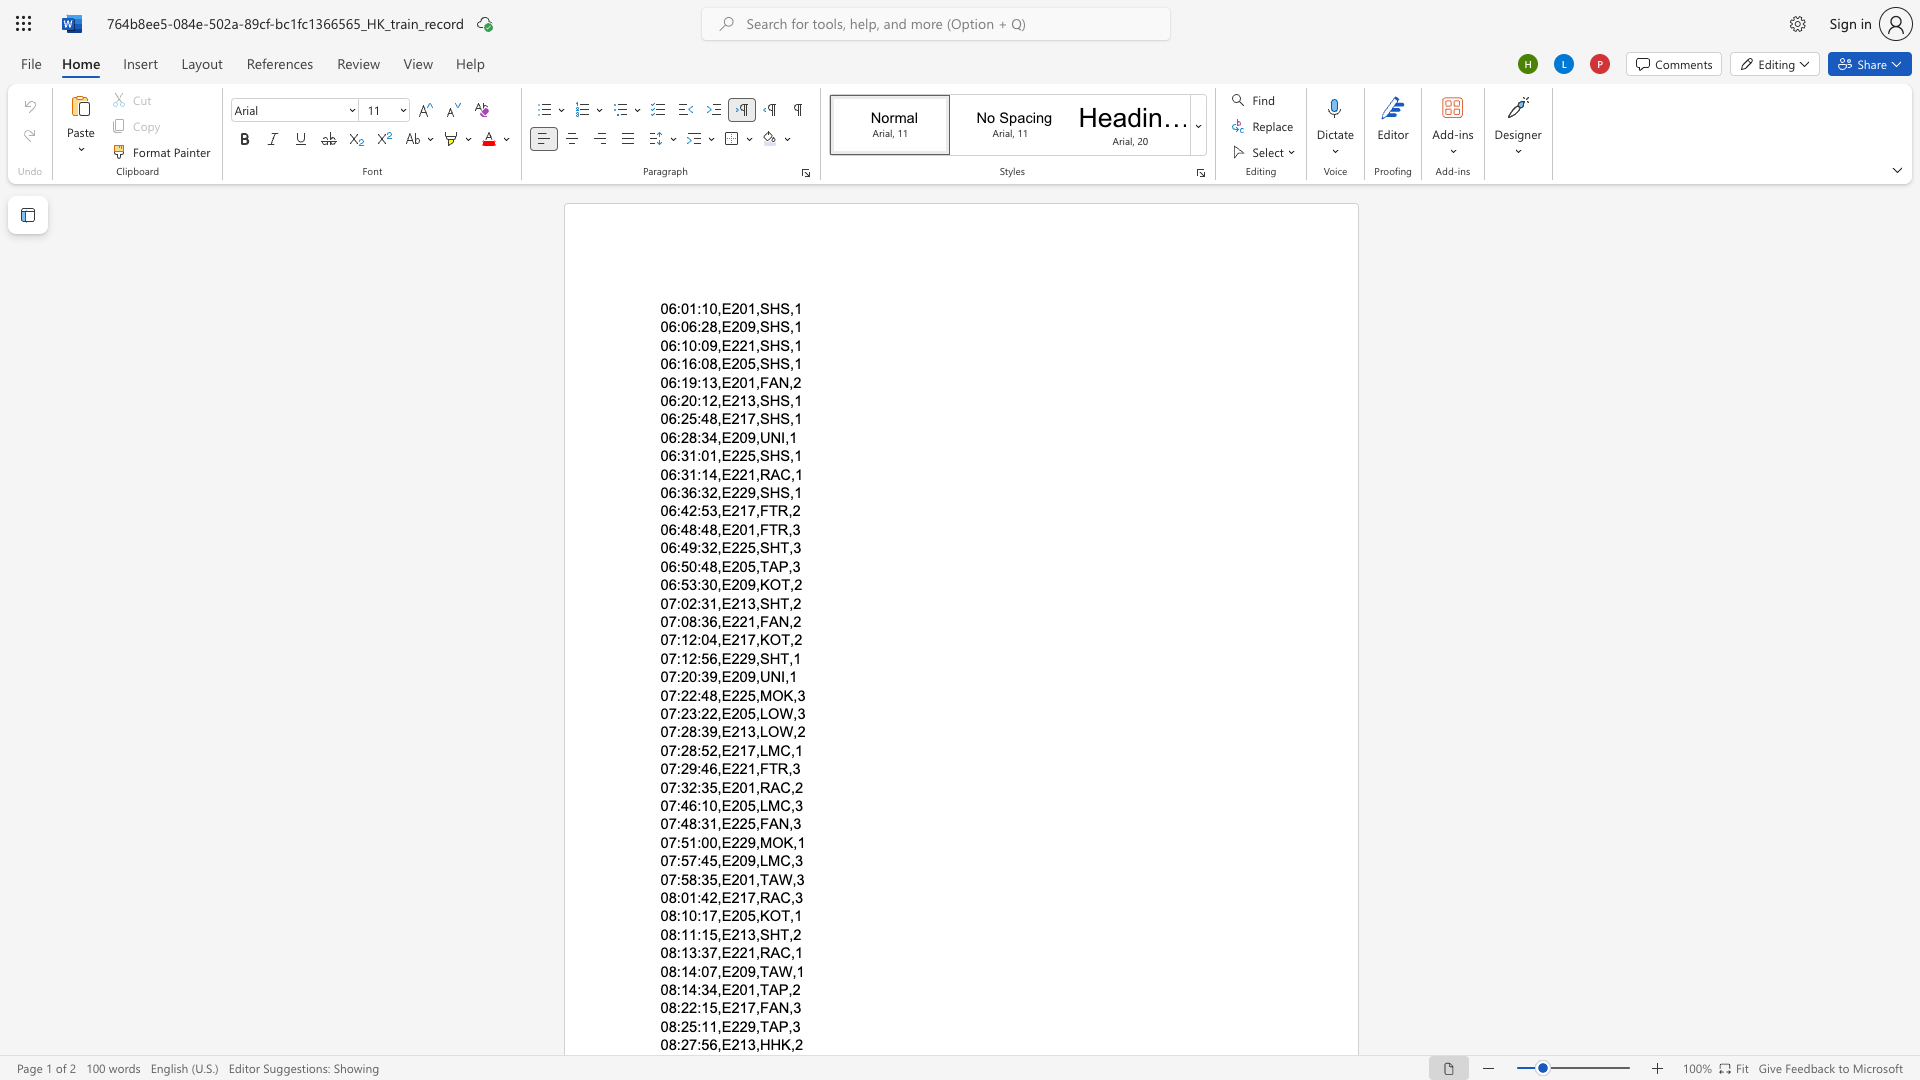  What do you see at coordinates (746, 676) in the screenshot?
I see `the subset text "9,U" within the text "07:20:39,E209,UNI,1"` at bounding box center [746, 676].